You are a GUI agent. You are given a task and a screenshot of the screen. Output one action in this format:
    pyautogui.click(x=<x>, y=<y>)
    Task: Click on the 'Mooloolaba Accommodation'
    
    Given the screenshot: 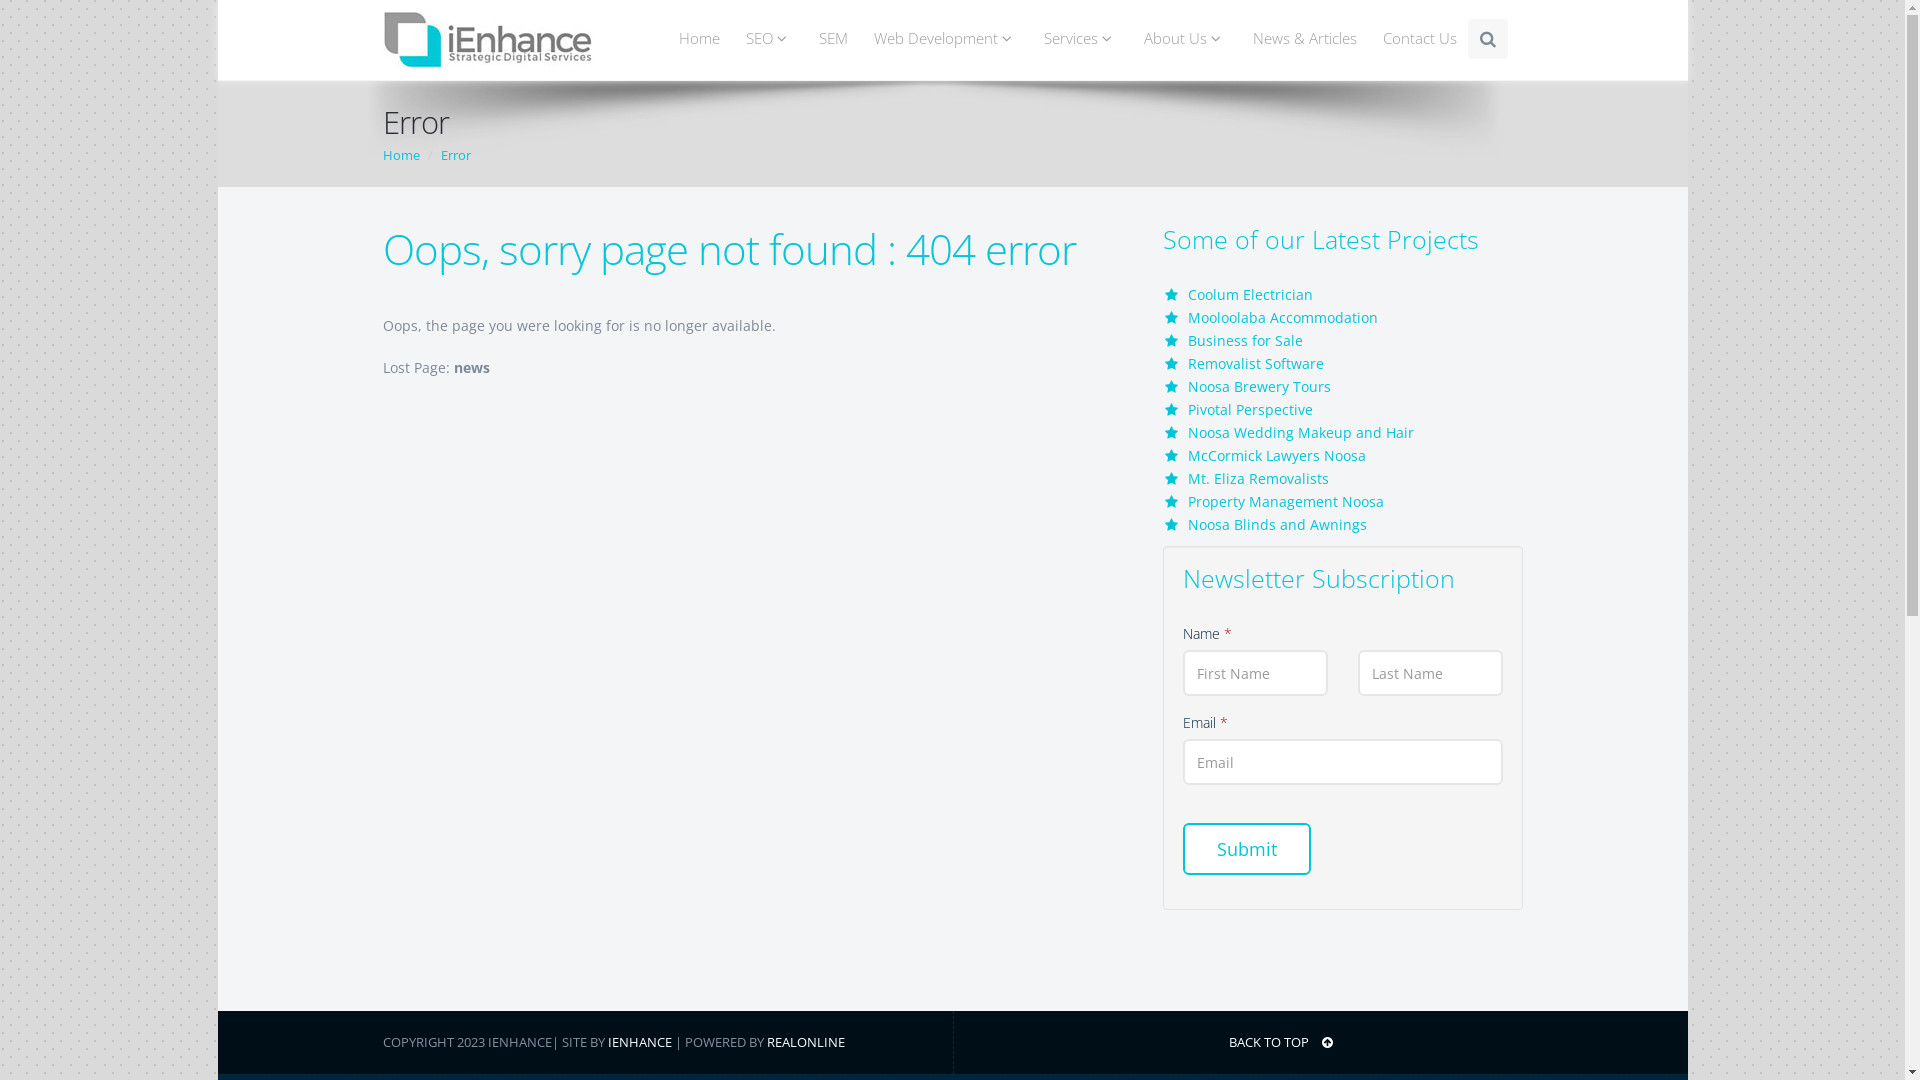 What is the action you would take?
    pyautogui.click(x=1282, y=316)
    